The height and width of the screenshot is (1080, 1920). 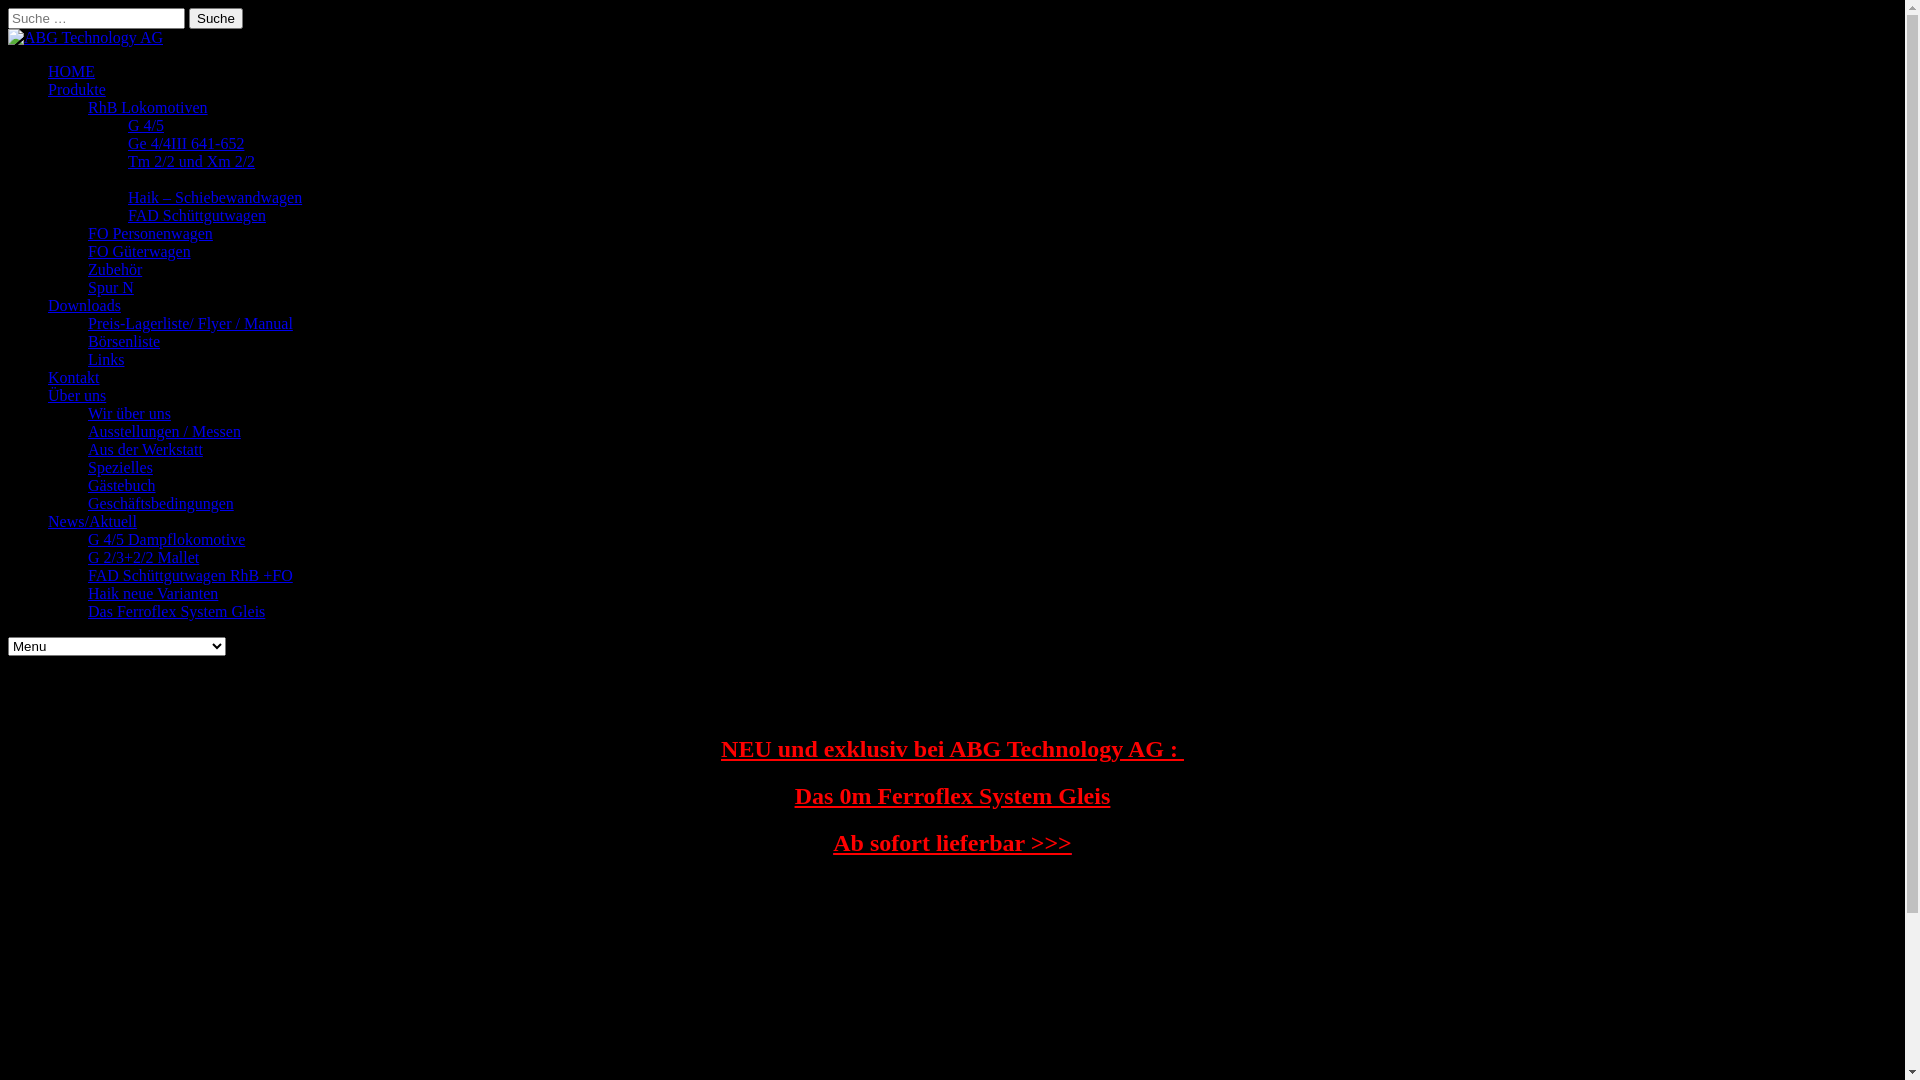 What do you see at coordinates (951, 748) in the screenshot?
I see `'NEU und exklusiv bei ABG Technology AG : '` at bounding box center [951, 748].